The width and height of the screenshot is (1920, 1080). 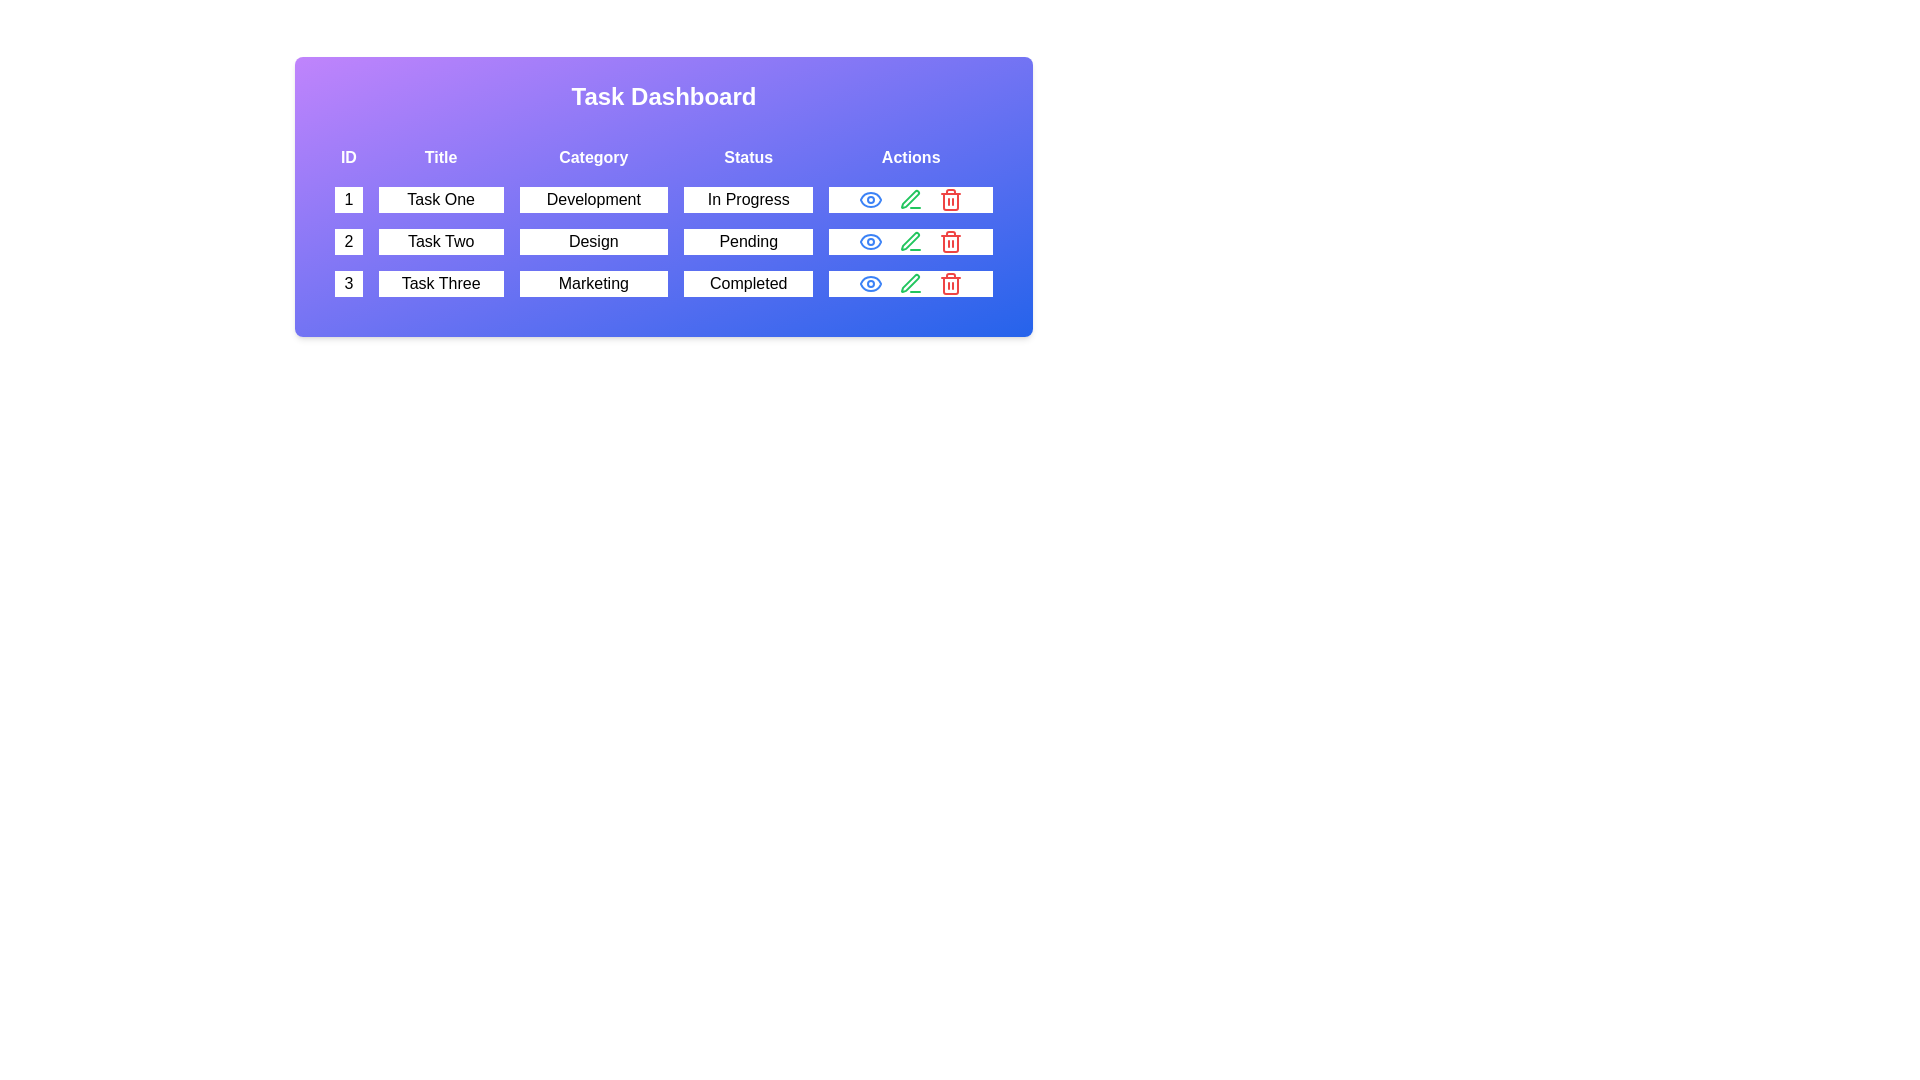 I want to click on the row corresponding to 2, so click(x=663, y=241).